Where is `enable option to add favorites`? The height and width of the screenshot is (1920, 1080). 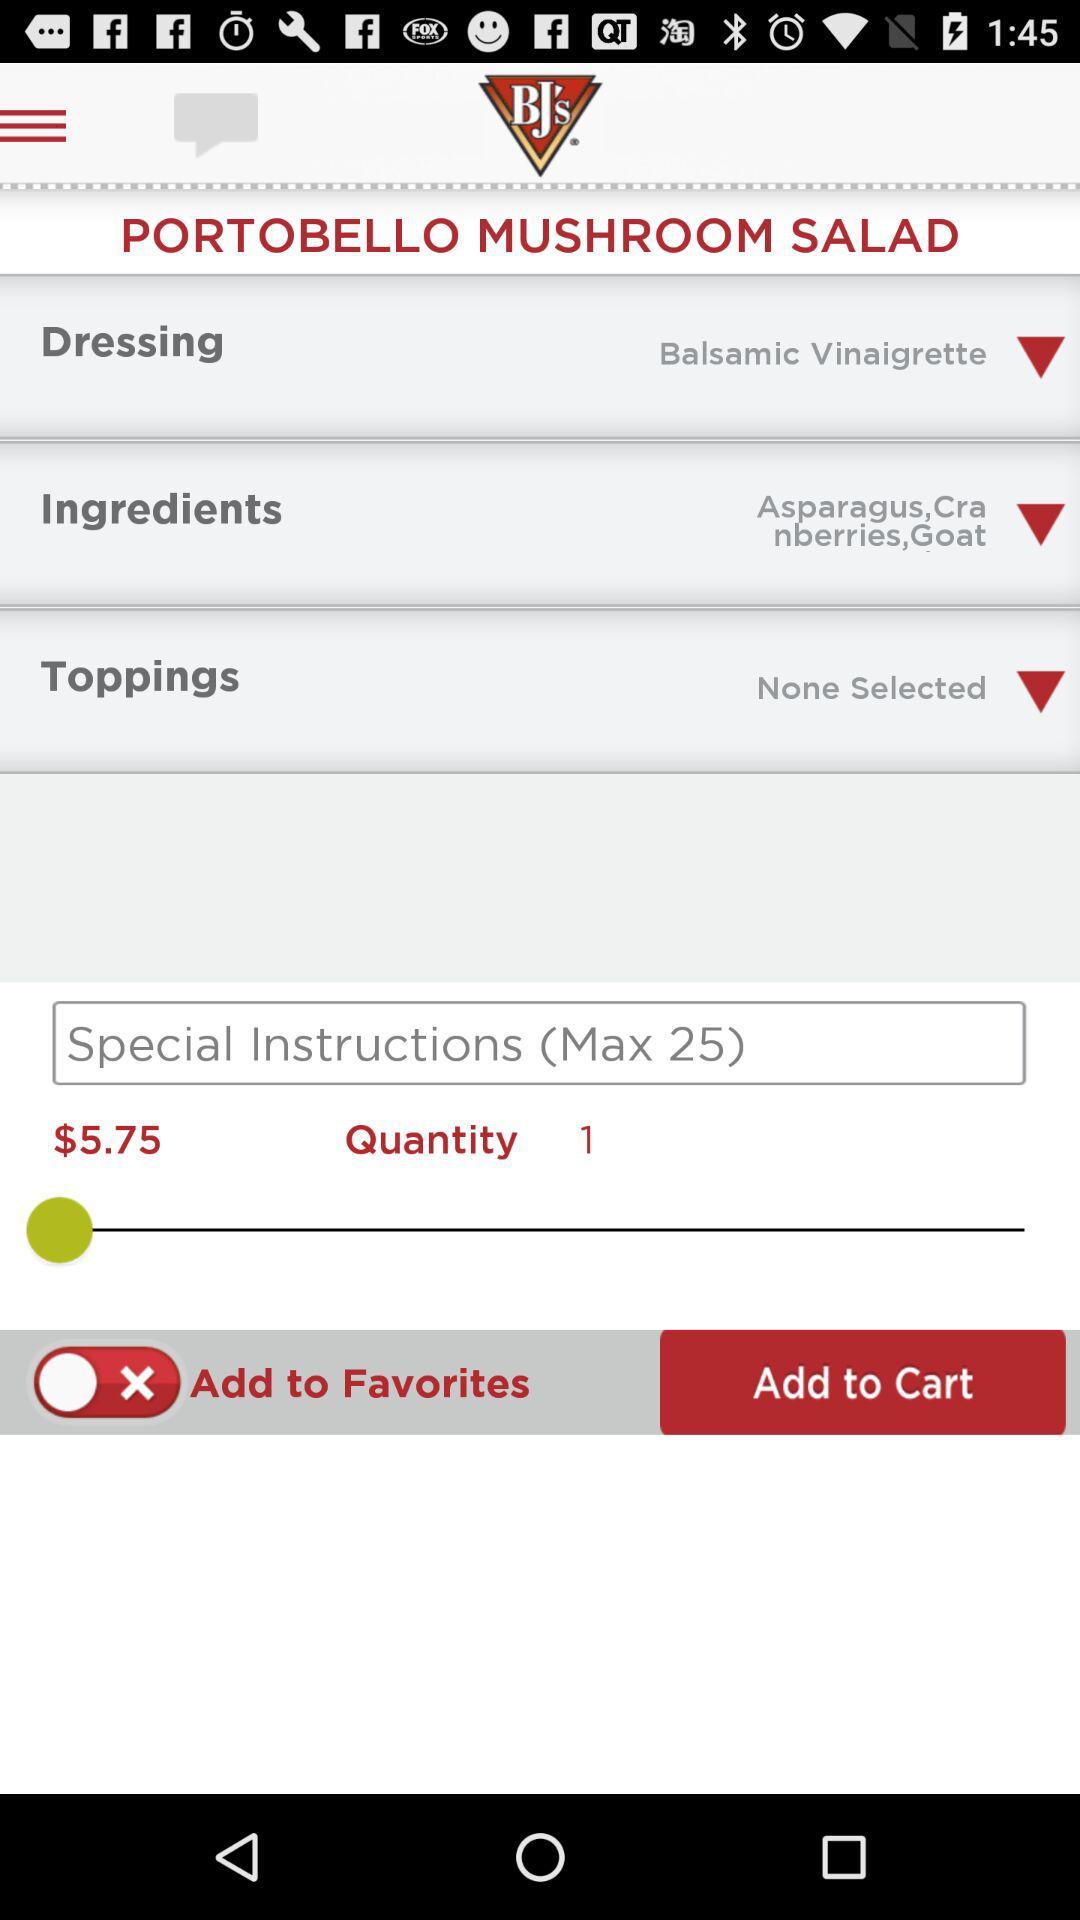 enable option to add favorites is located at coordinates (107, 1381).